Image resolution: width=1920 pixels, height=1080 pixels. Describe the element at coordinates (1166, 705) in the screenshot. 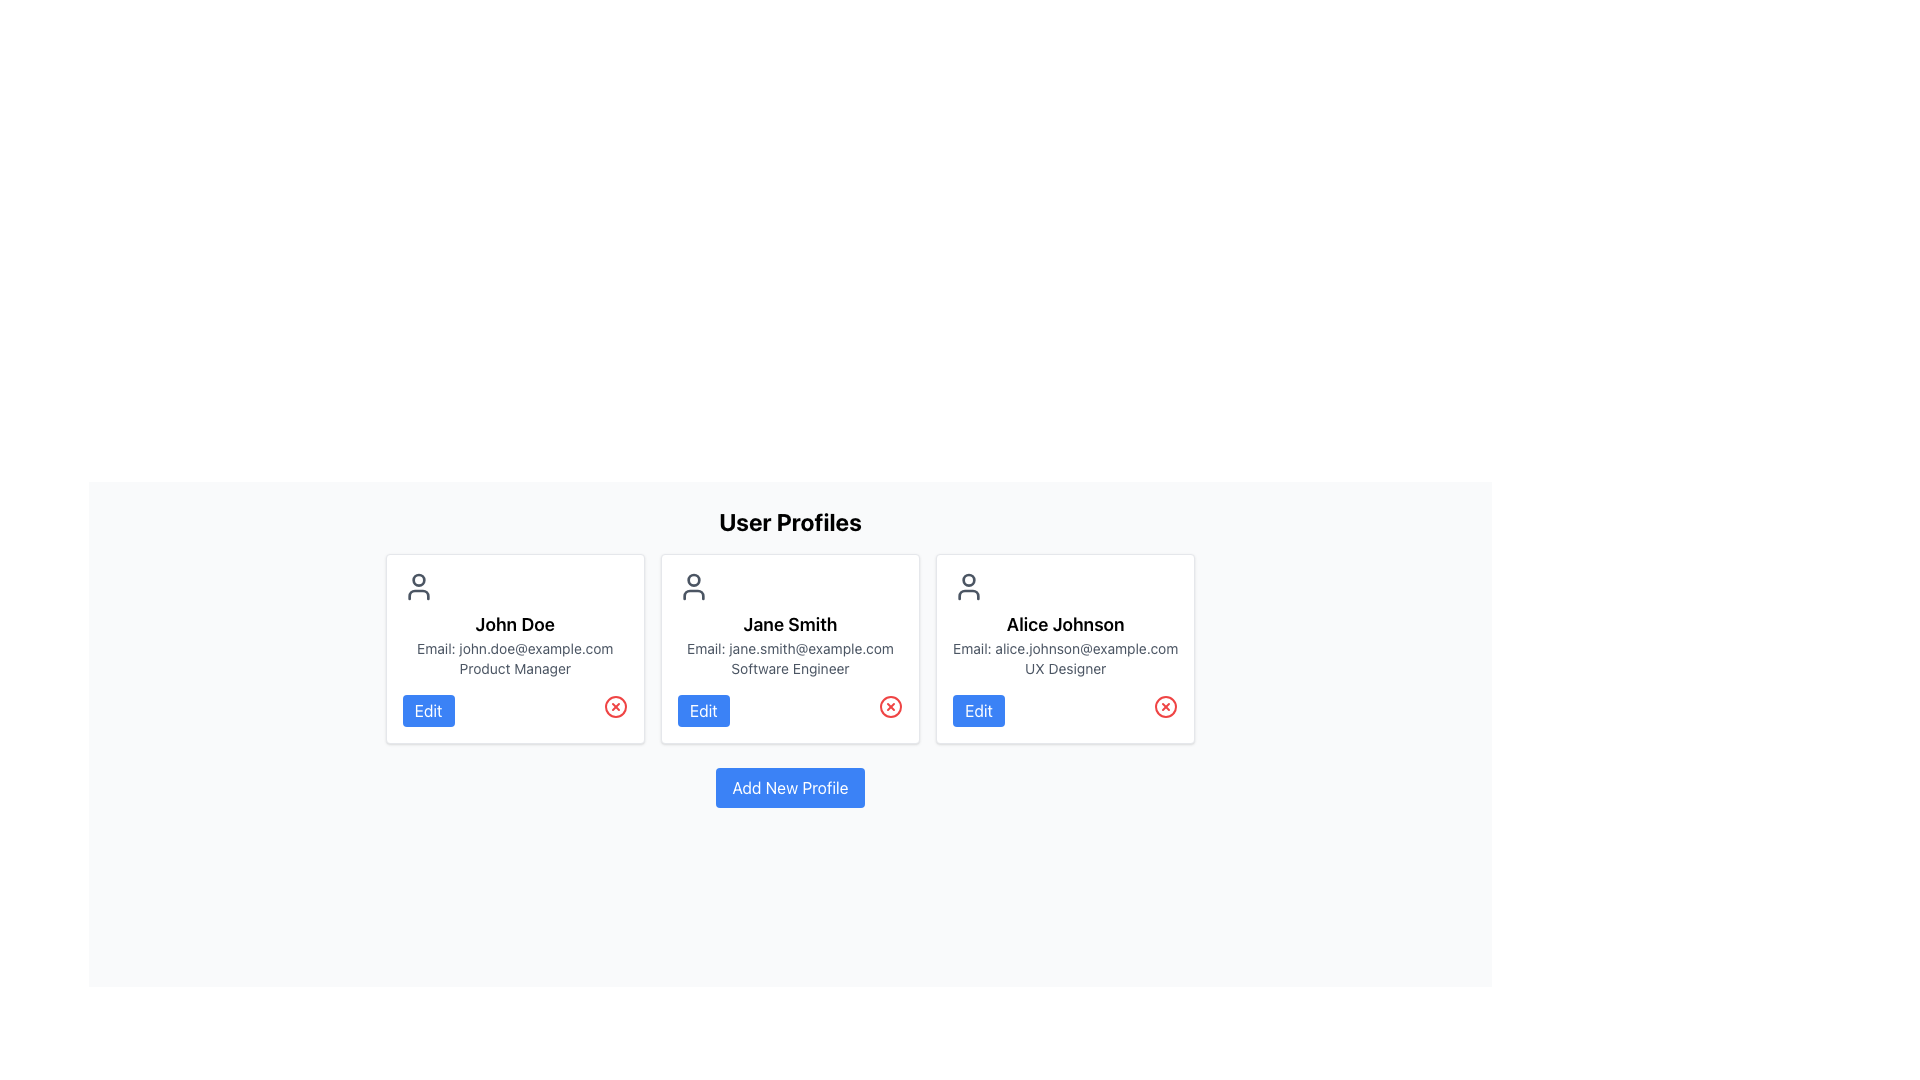

I see `the delete icon located in the bottom-right corner of Alice Johnson's user card` at that location.